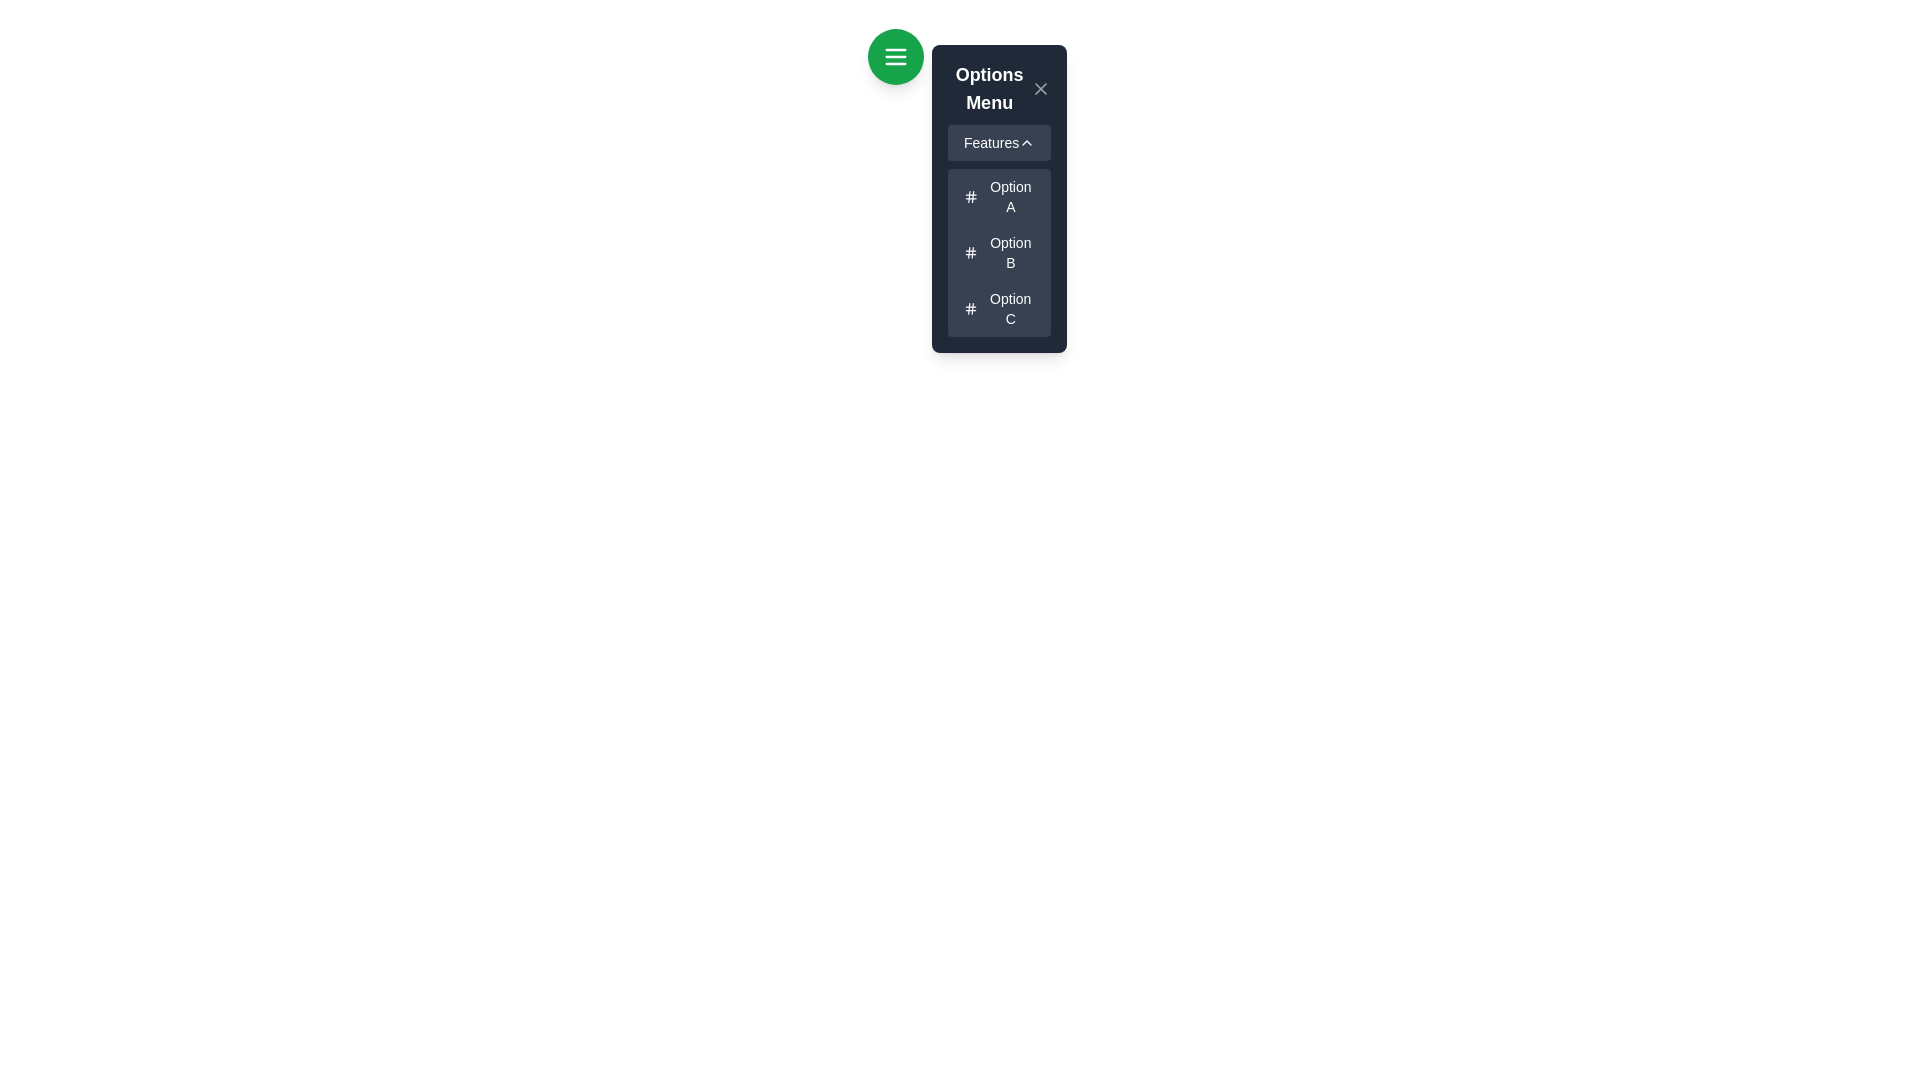  I want to click on the hash icon, which serves as a visual identifier for the menu item labeled 'Option A', so click(971, 196).